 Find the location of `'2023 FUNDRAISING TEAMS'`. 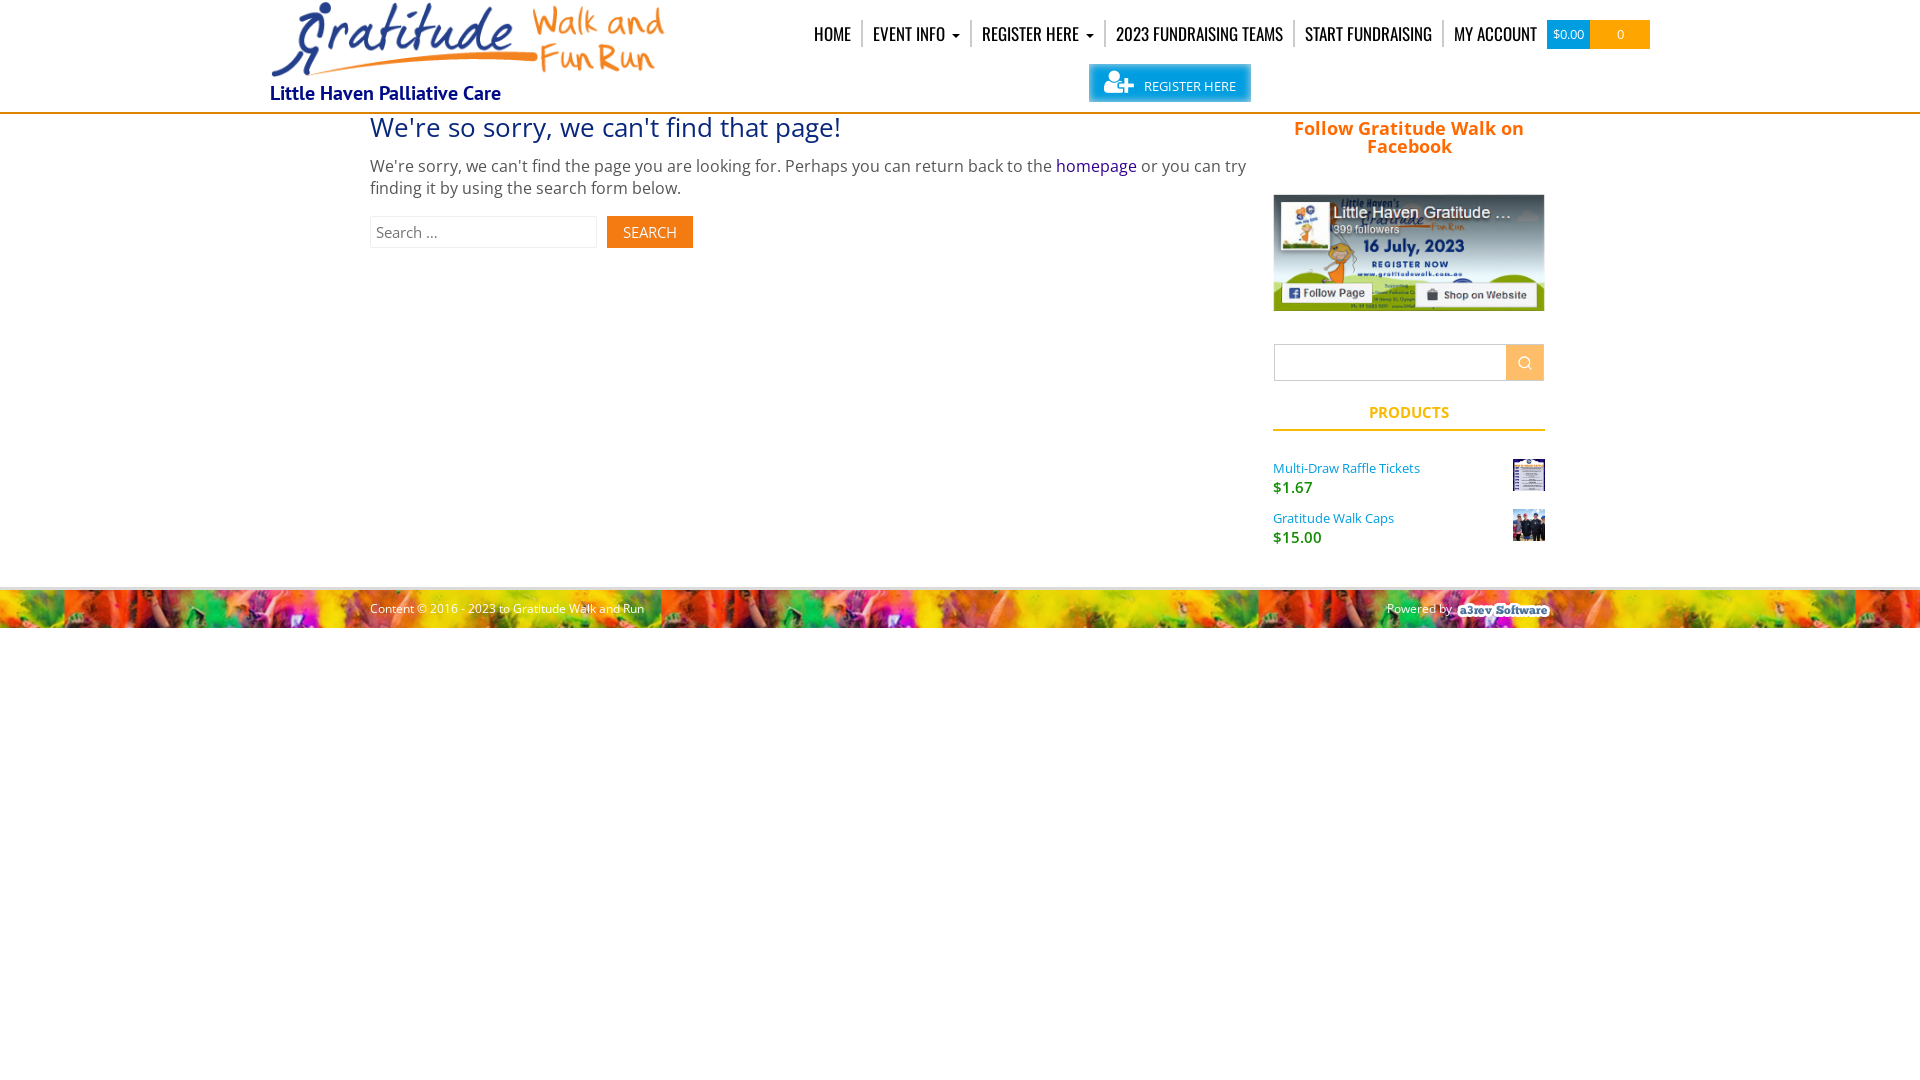

'2023 FUNDRAISING TEAMS' is located at coordinates (1104, 33).